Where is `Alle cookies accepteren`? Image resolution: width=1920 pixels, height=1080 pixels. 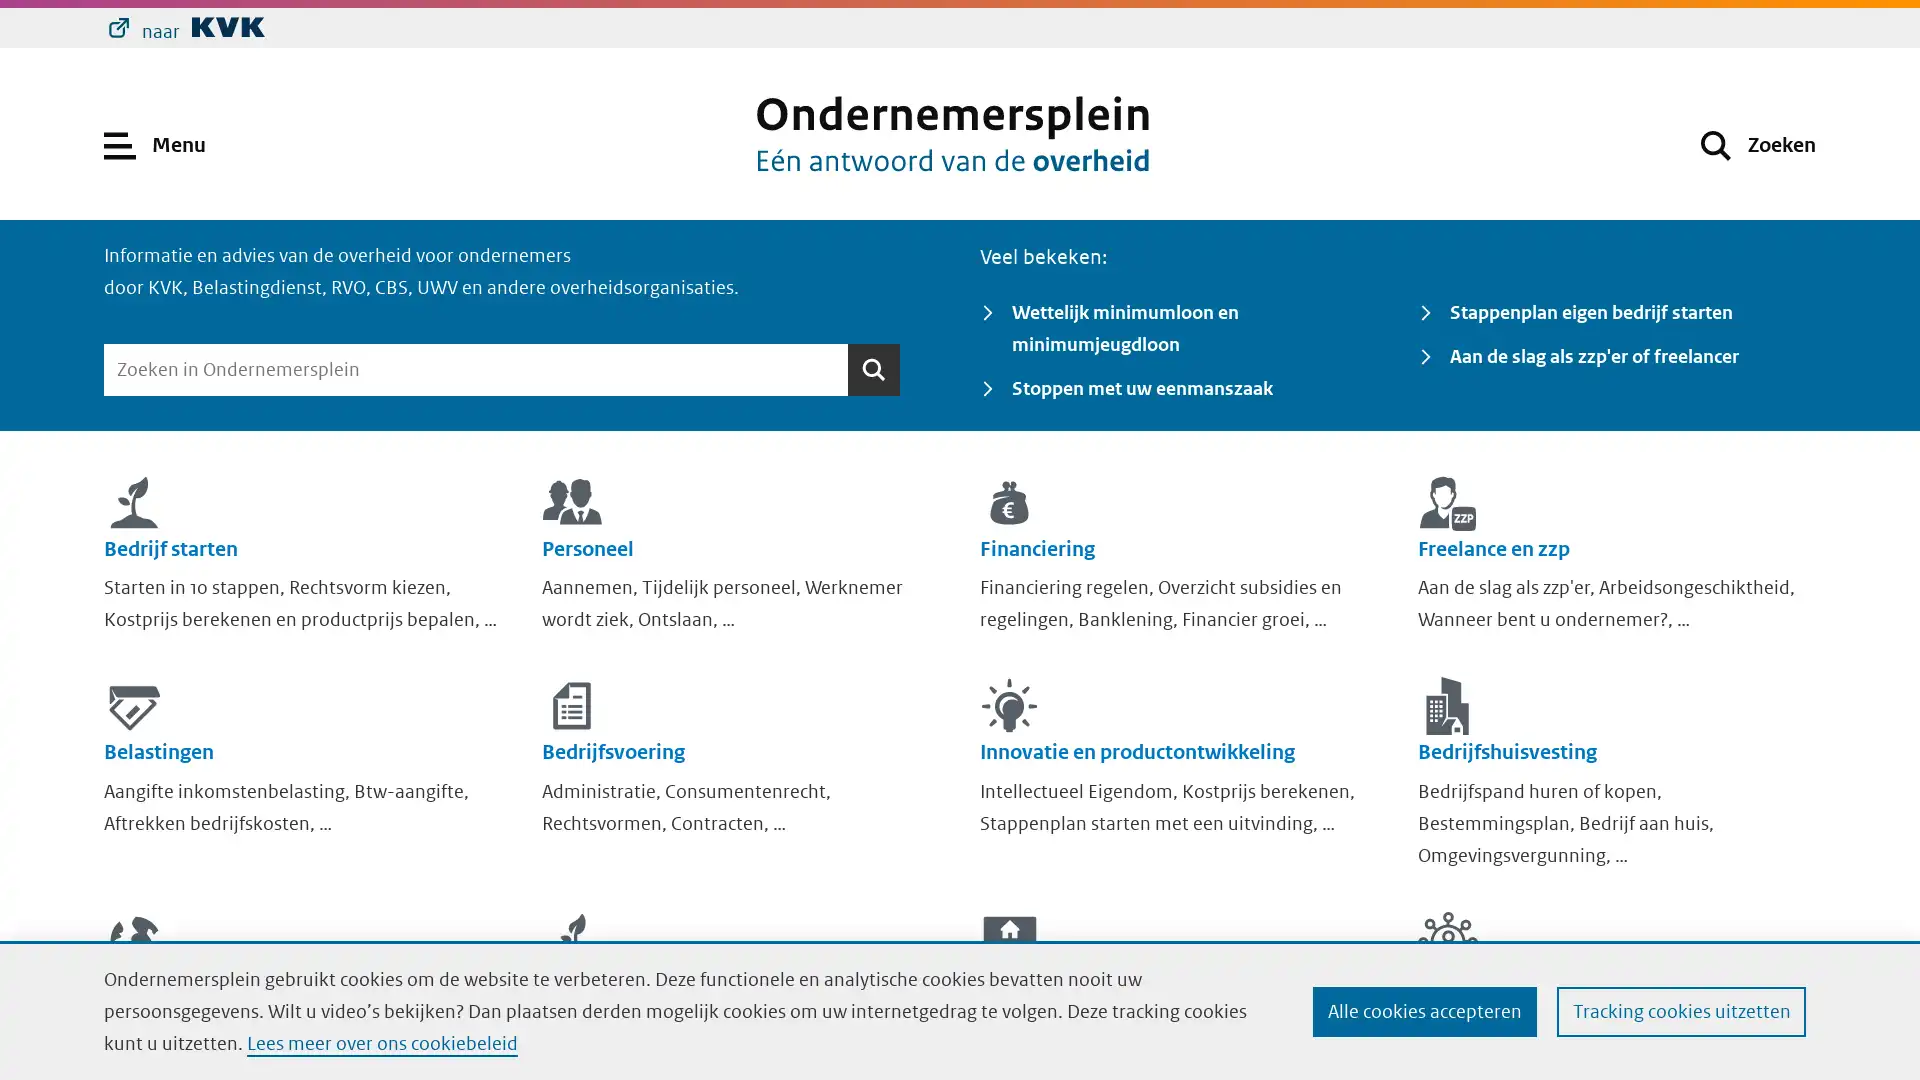
Alle cookies accepteren is located at coordinates (1424, 1011).